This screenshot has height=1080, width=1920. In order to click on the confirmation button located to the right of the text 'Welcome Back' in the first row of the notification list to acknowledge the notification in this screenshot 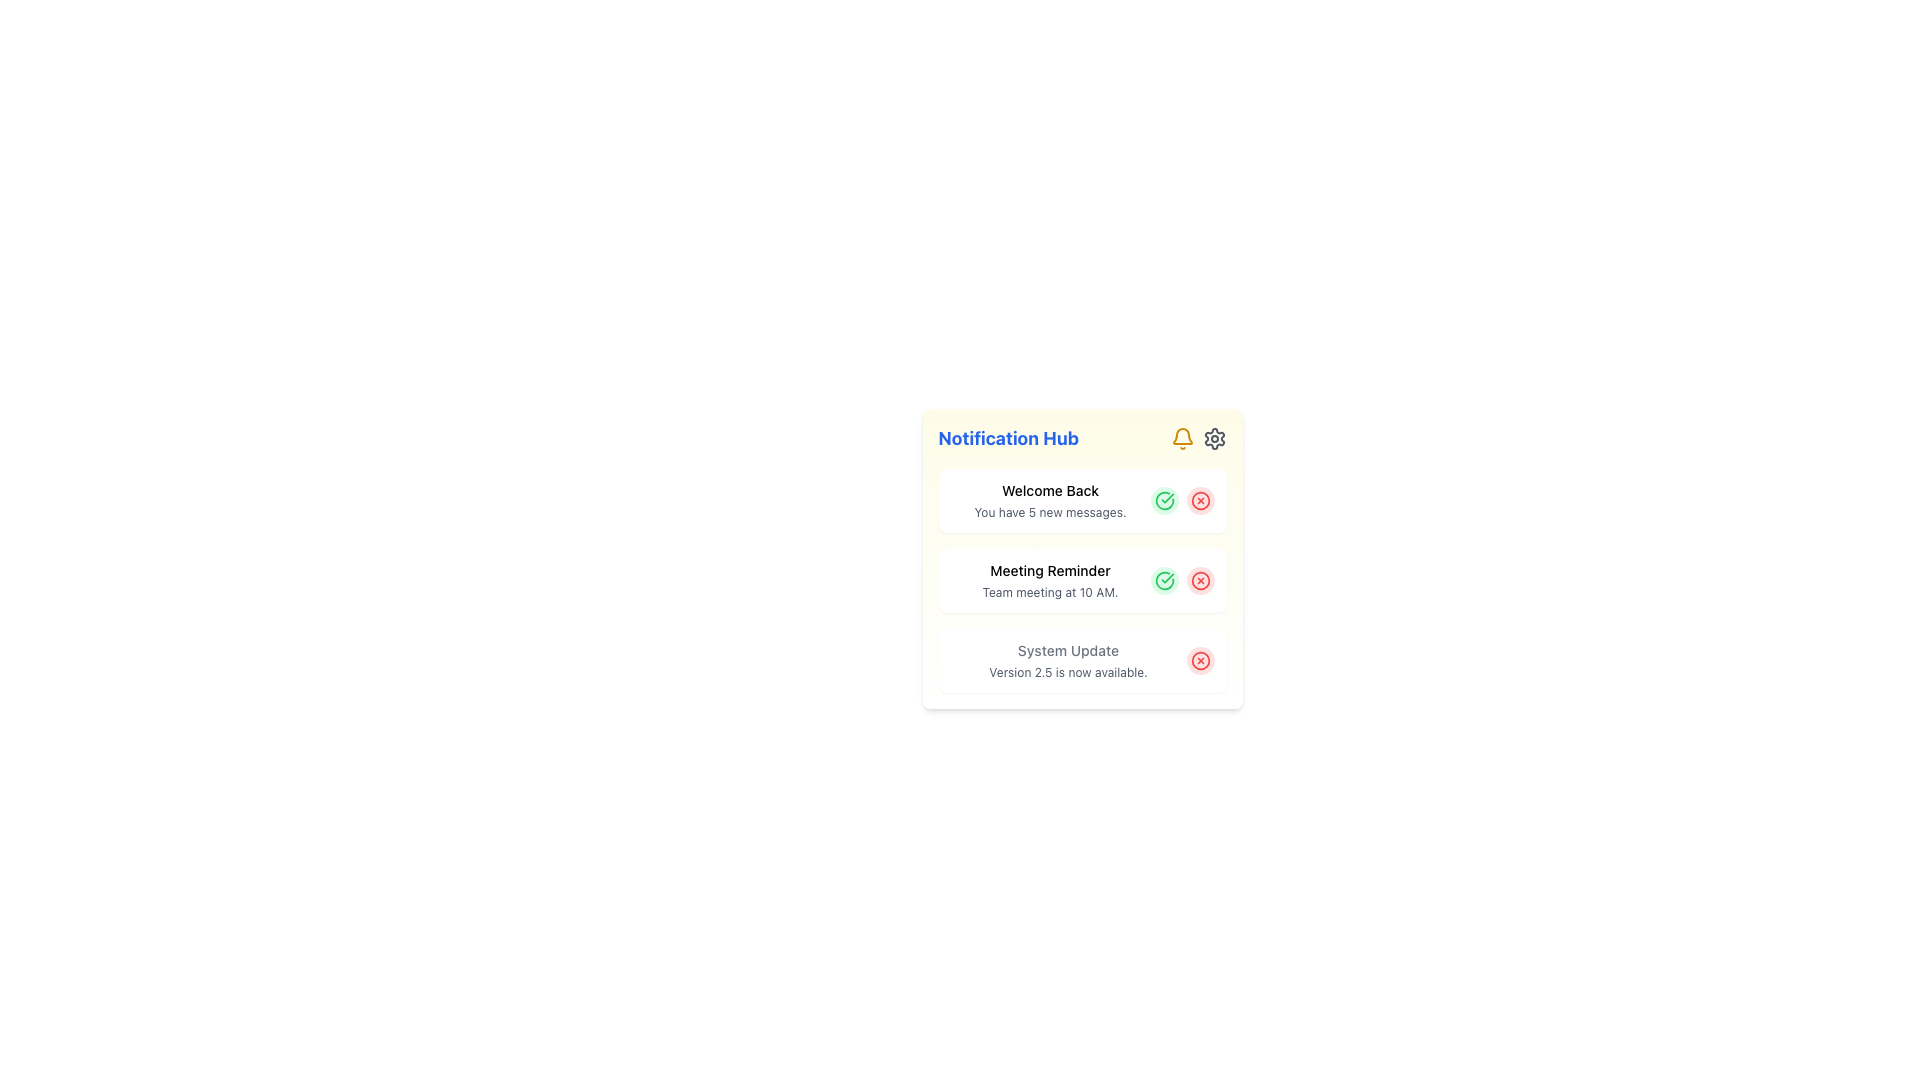, I will do `click(1164, 500)`.